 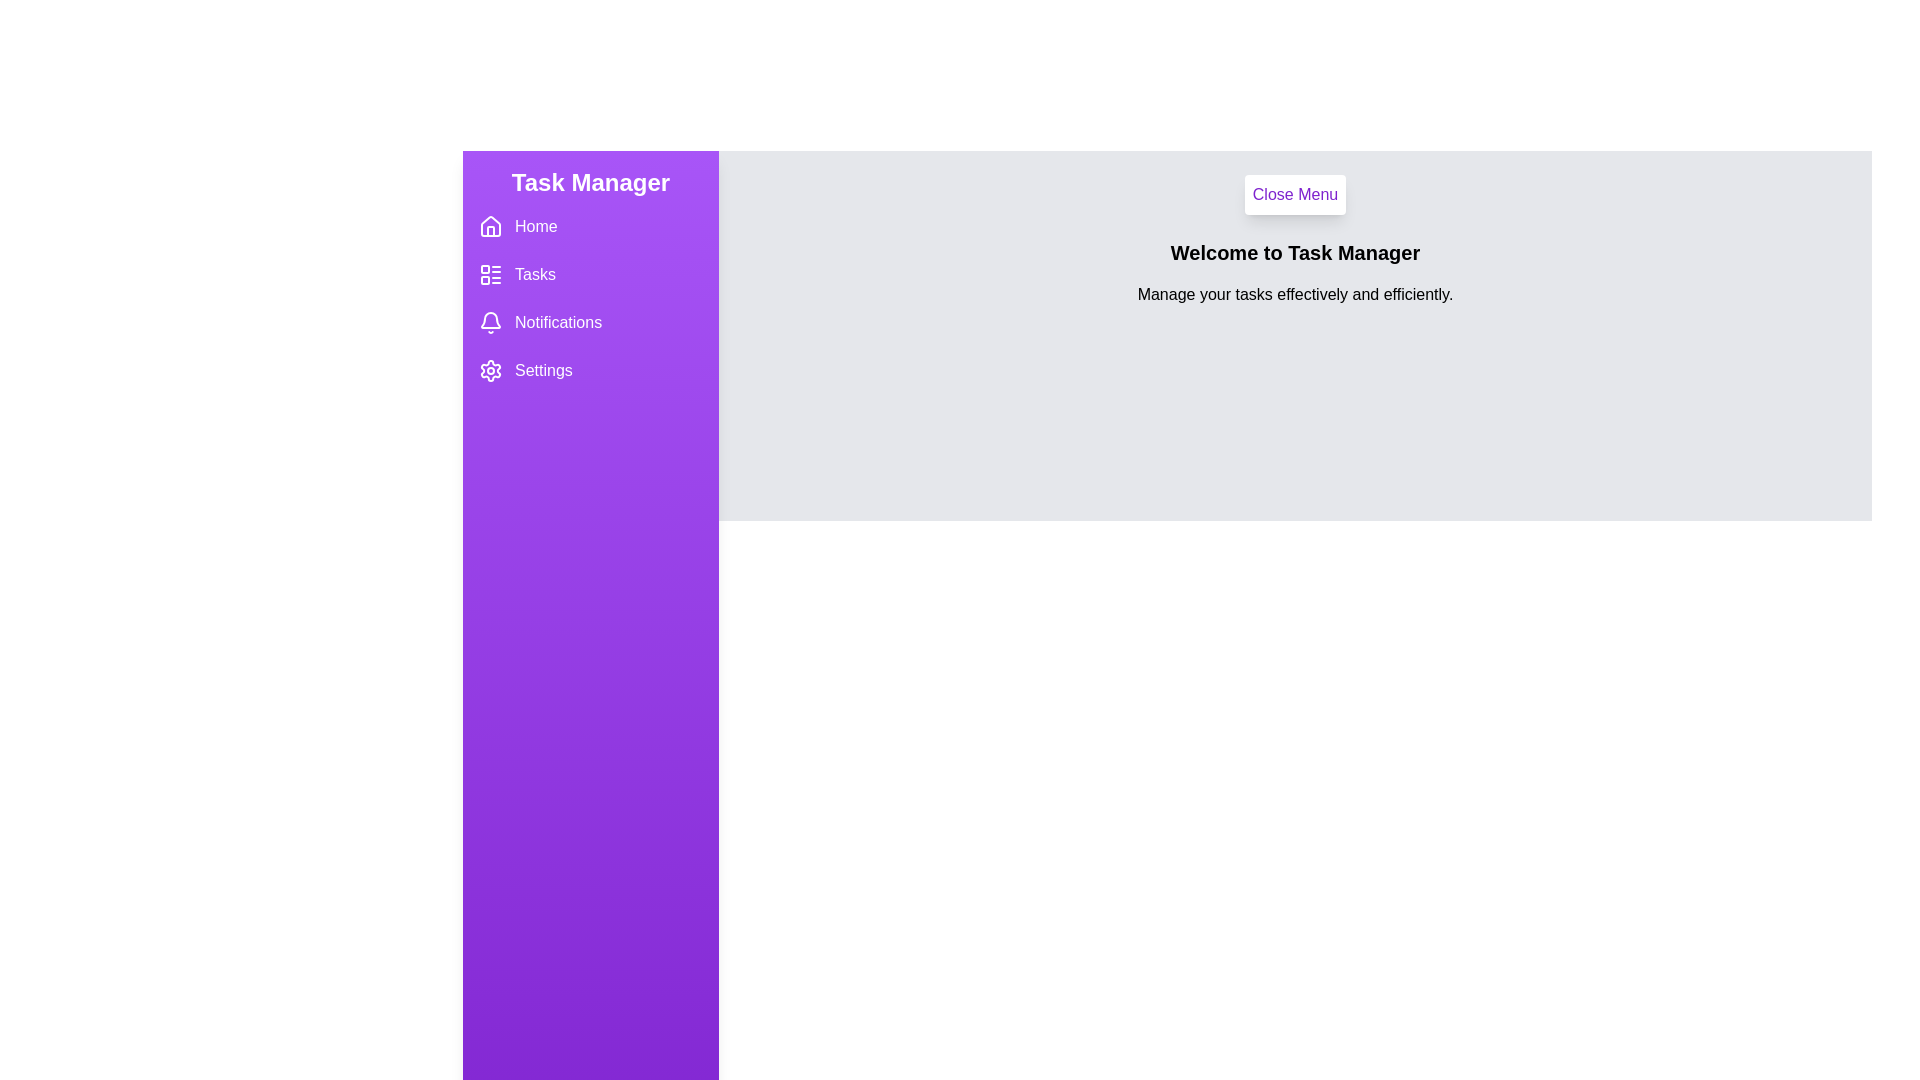 I want to click on the navigation option Home to navigate to the respective section, so click(x=589, y=226).